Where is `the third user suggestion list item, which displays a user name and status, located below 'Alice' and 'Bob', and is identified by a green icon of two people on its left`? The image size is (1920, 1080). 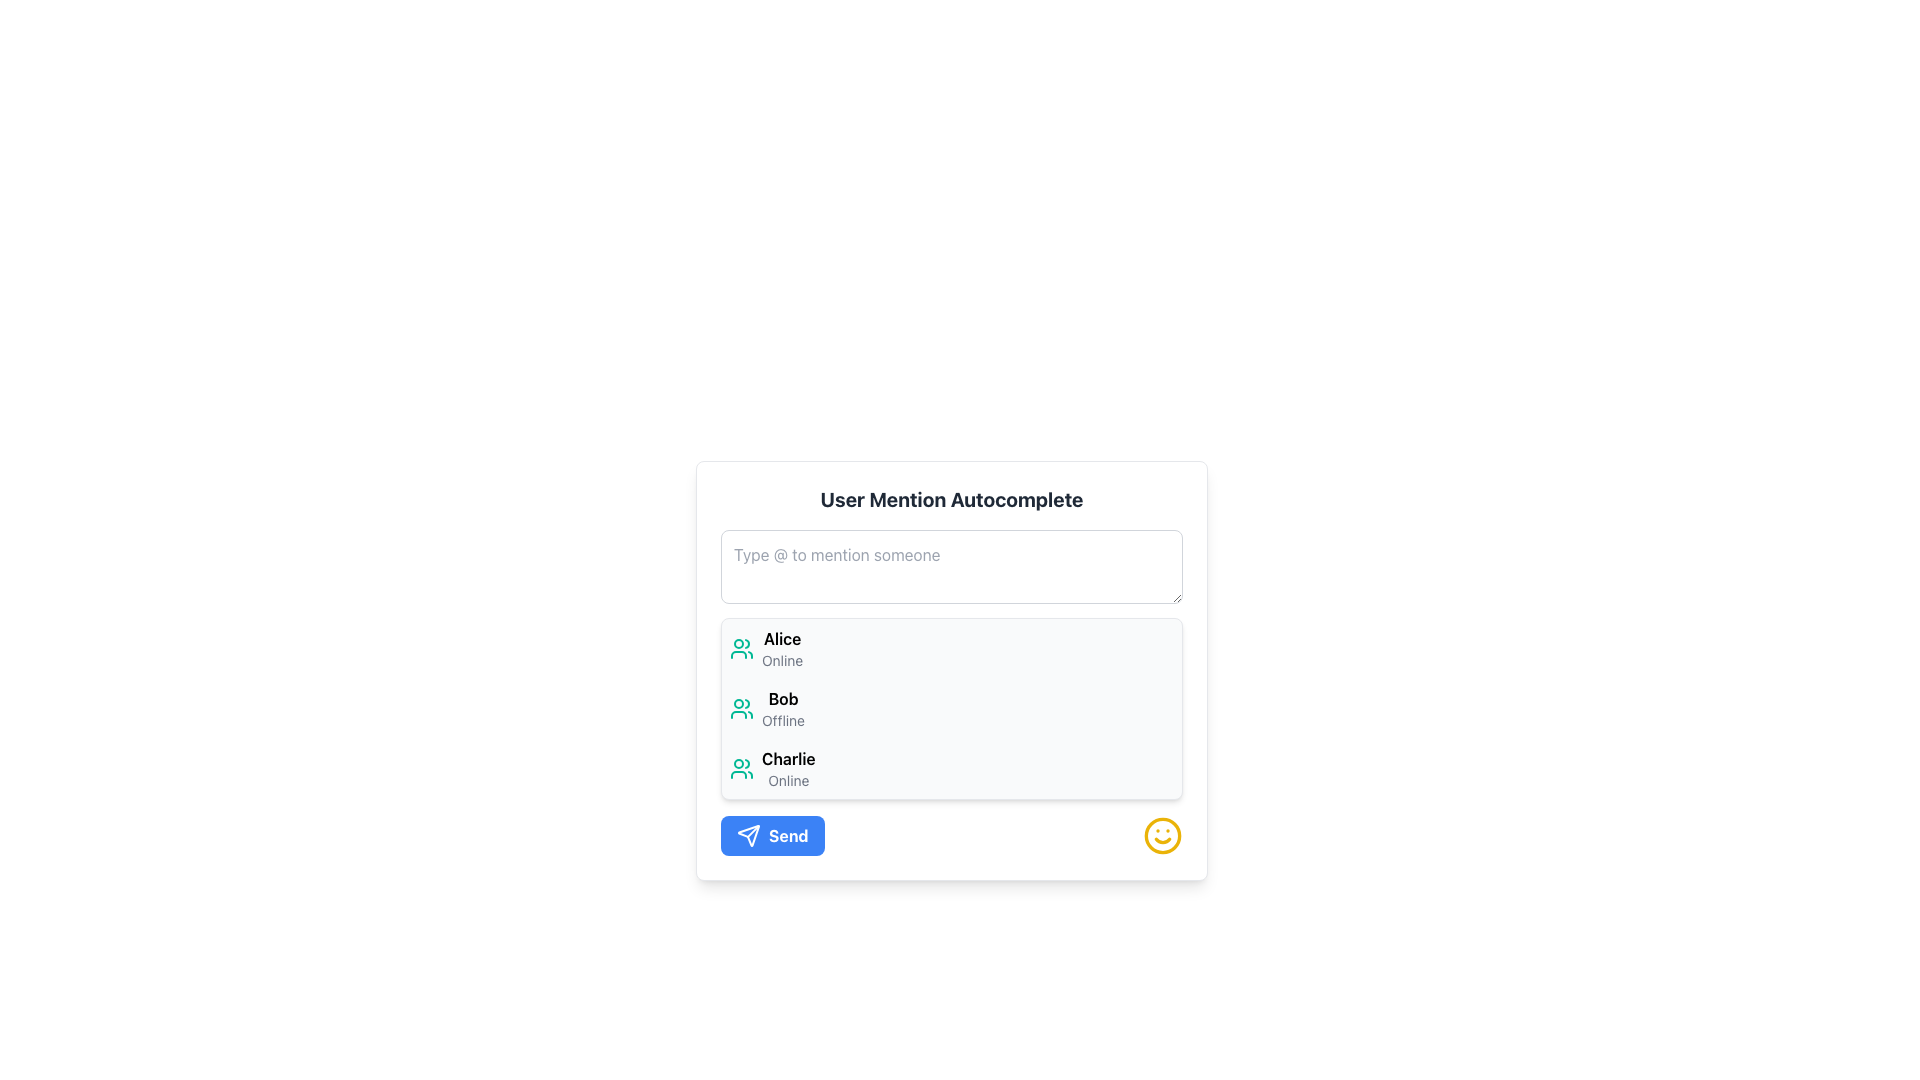 the third user suggestion list item, which displays a user name and status, located below 'Alice' and 'Bob', and is identified by a green icon of two people on its left is located at coordinates (787, 767).